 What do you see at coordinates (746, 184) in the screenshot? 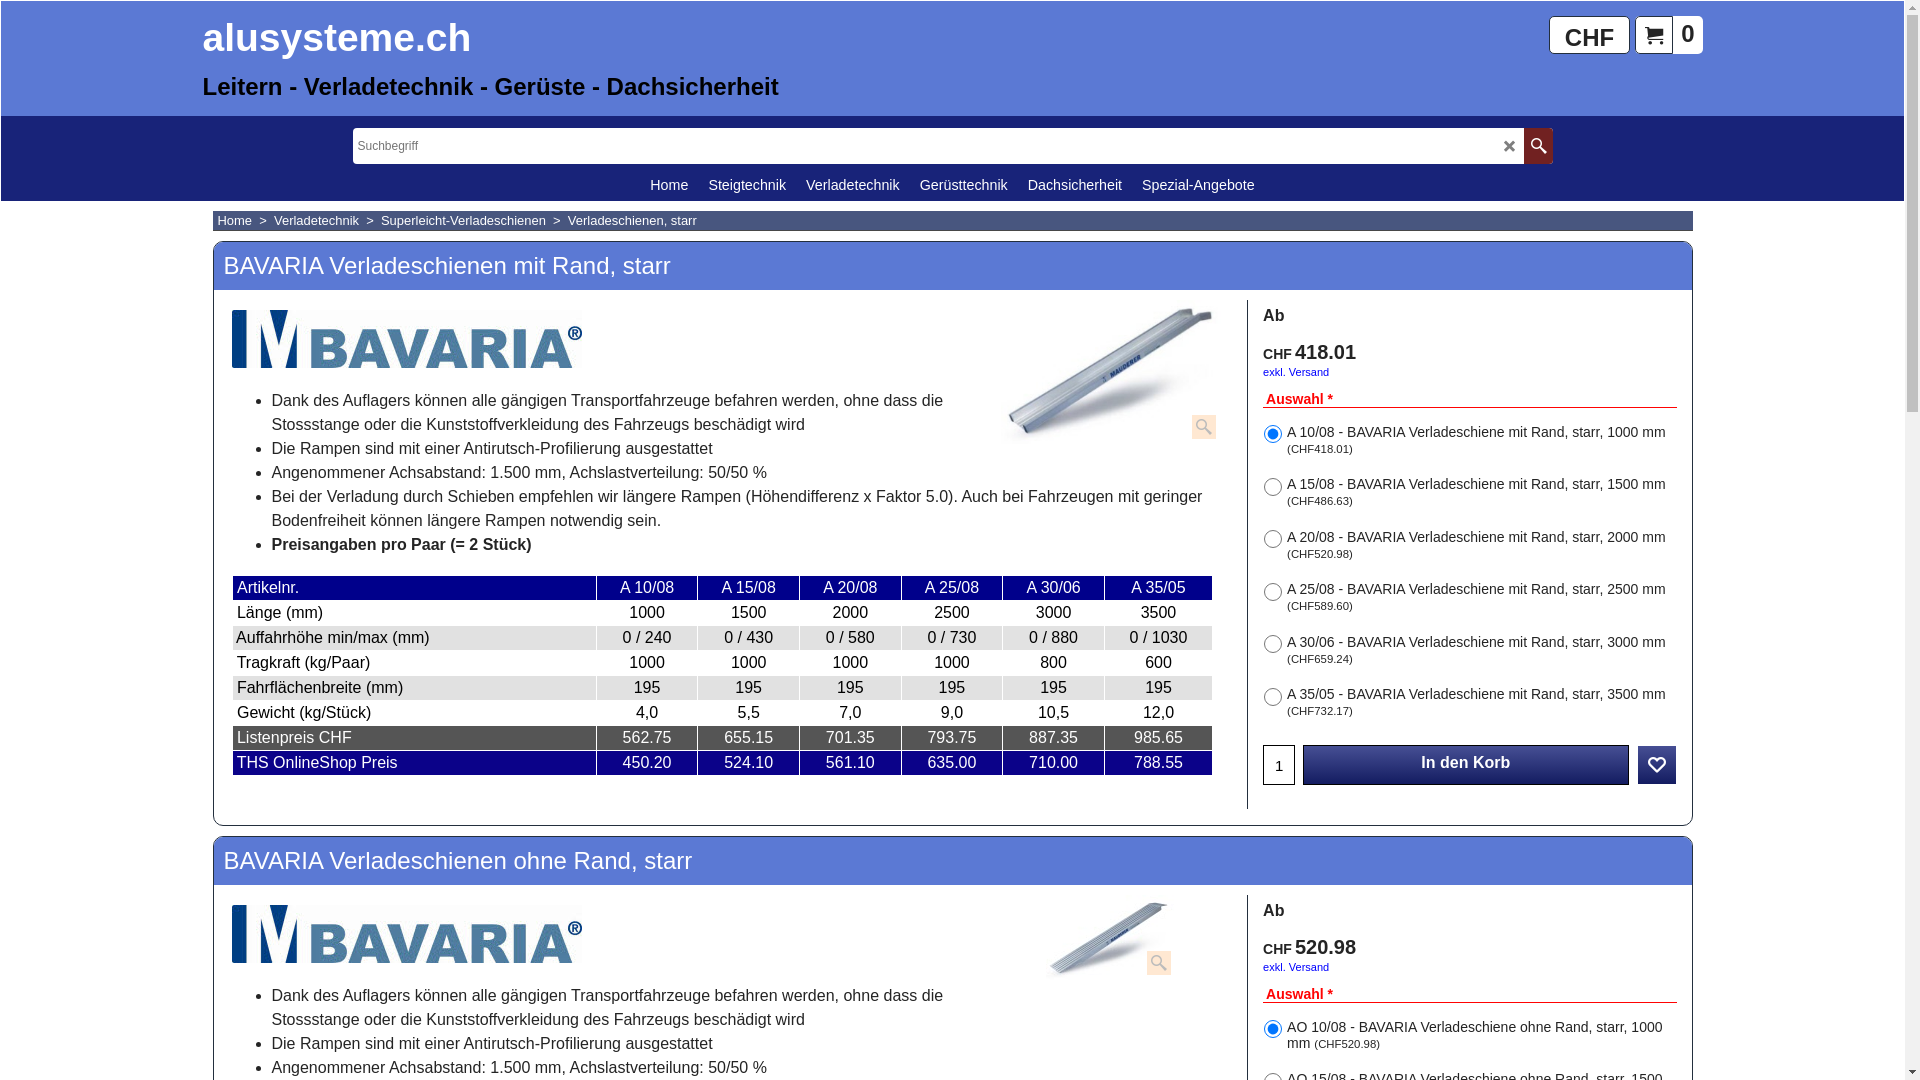
I see `'Steigtechnik'` at bounding box center [746, 184].